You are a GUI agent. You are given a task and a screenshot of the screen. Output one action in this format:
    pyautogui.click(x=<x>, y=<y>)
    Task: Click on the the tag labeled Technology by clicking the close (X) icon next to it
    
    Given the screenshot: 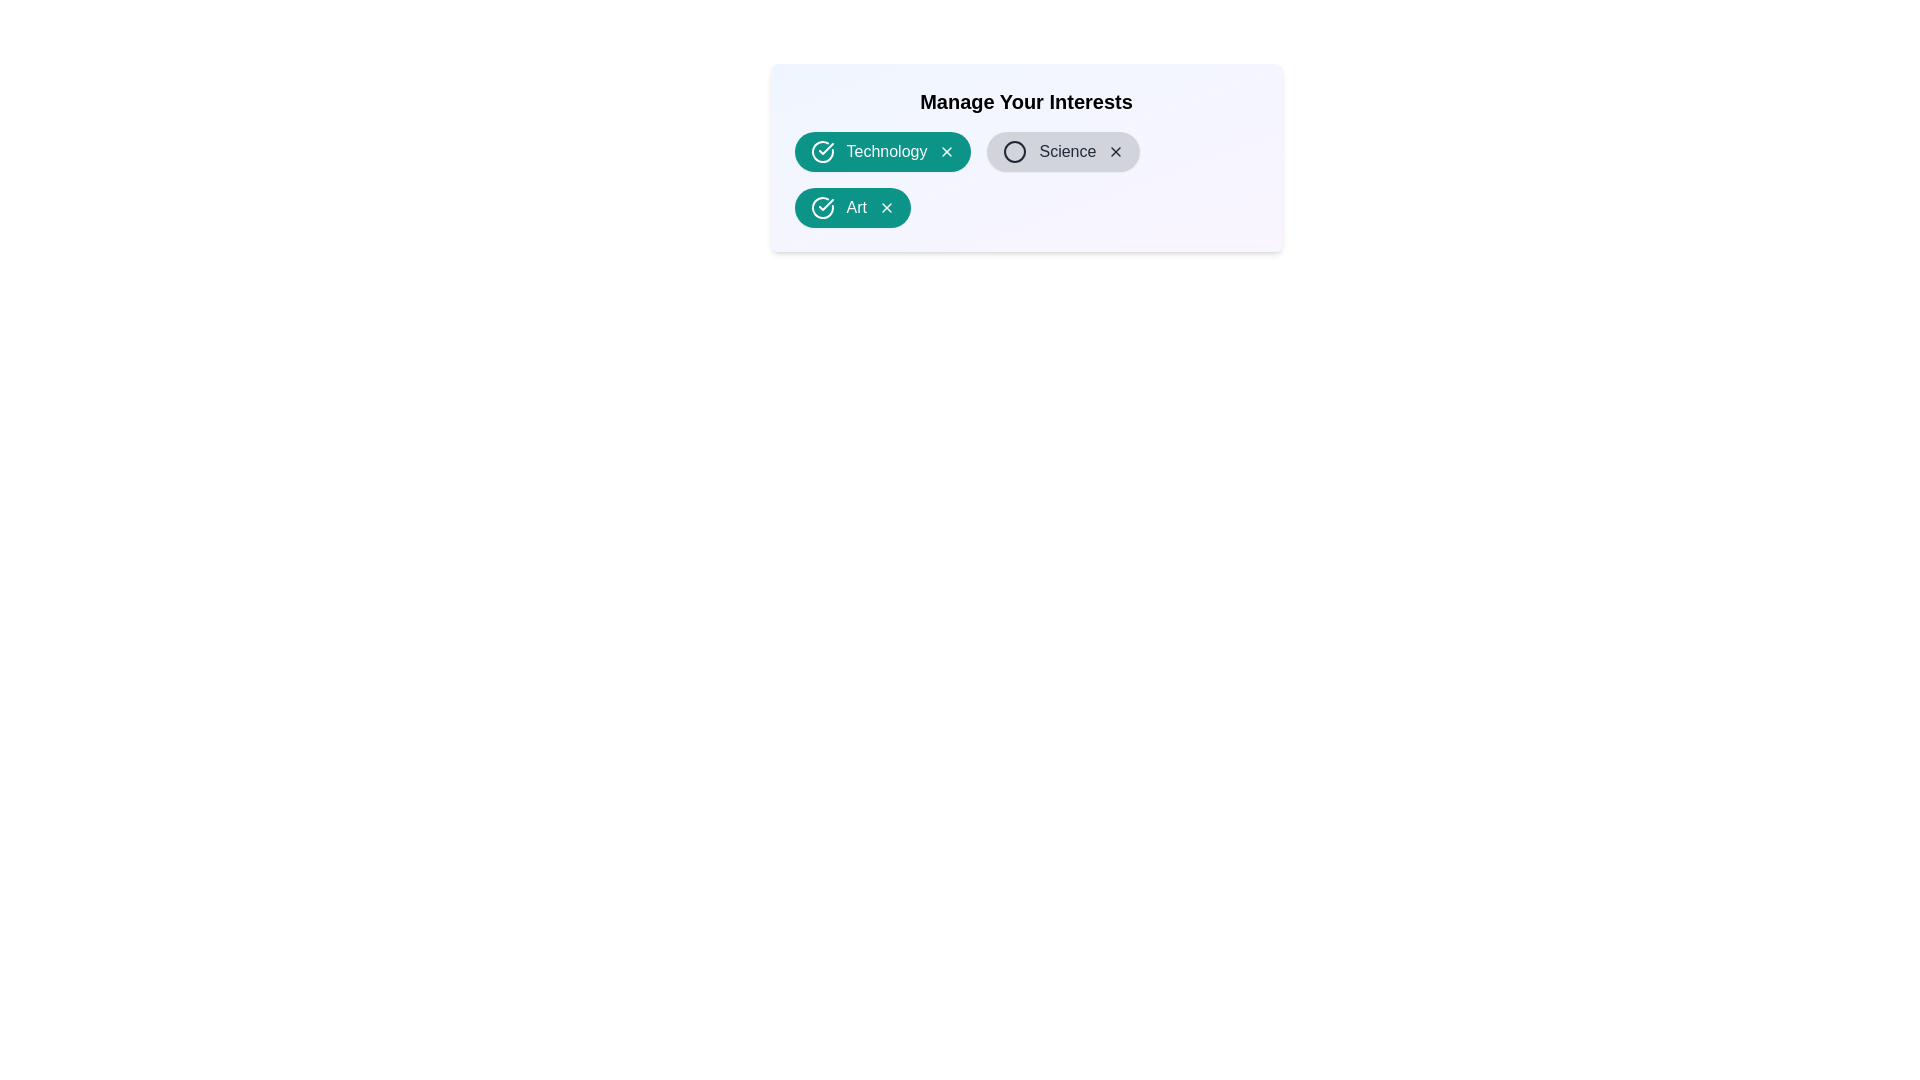 What is the action you would take?
    pyautogui.click(x=946, y=150)
    